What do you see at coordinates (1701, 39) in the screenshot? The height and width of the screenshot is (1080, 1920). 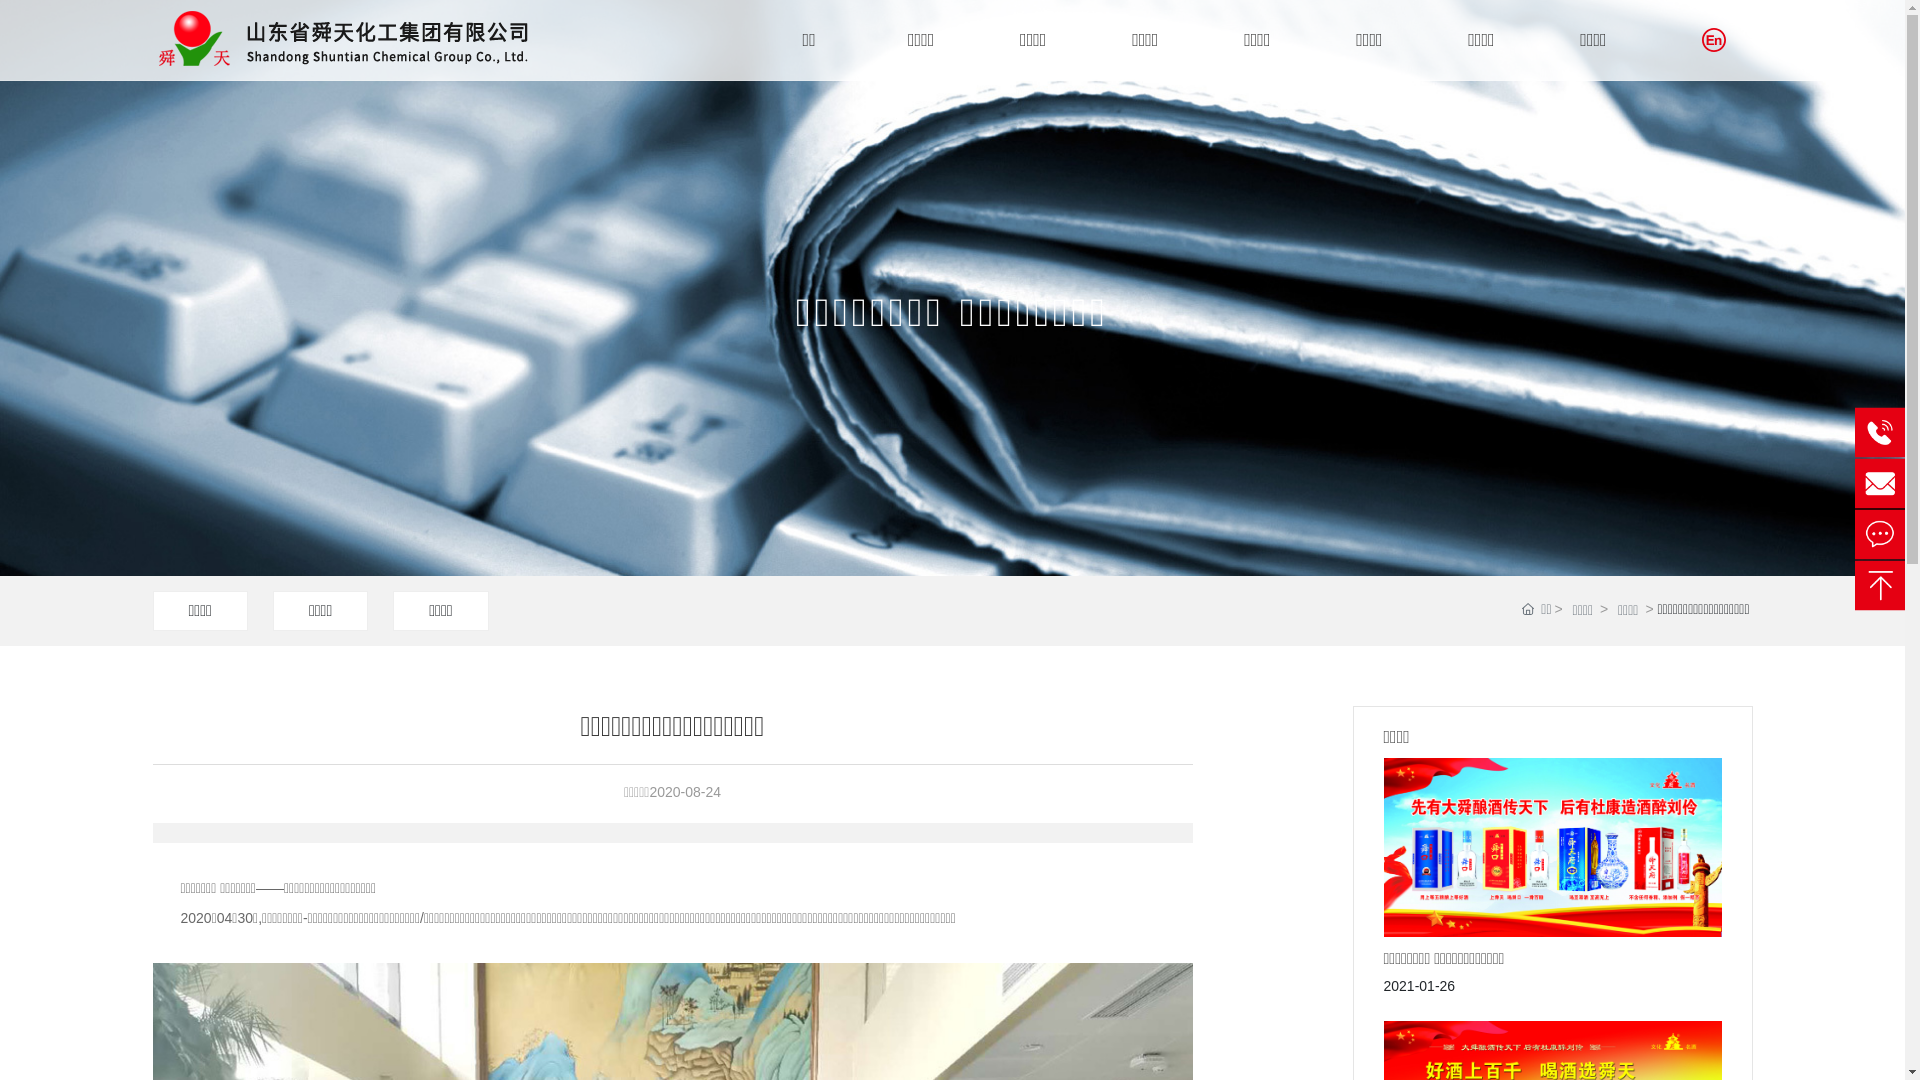 I see `'English'` at bounding box center [1701, 39].